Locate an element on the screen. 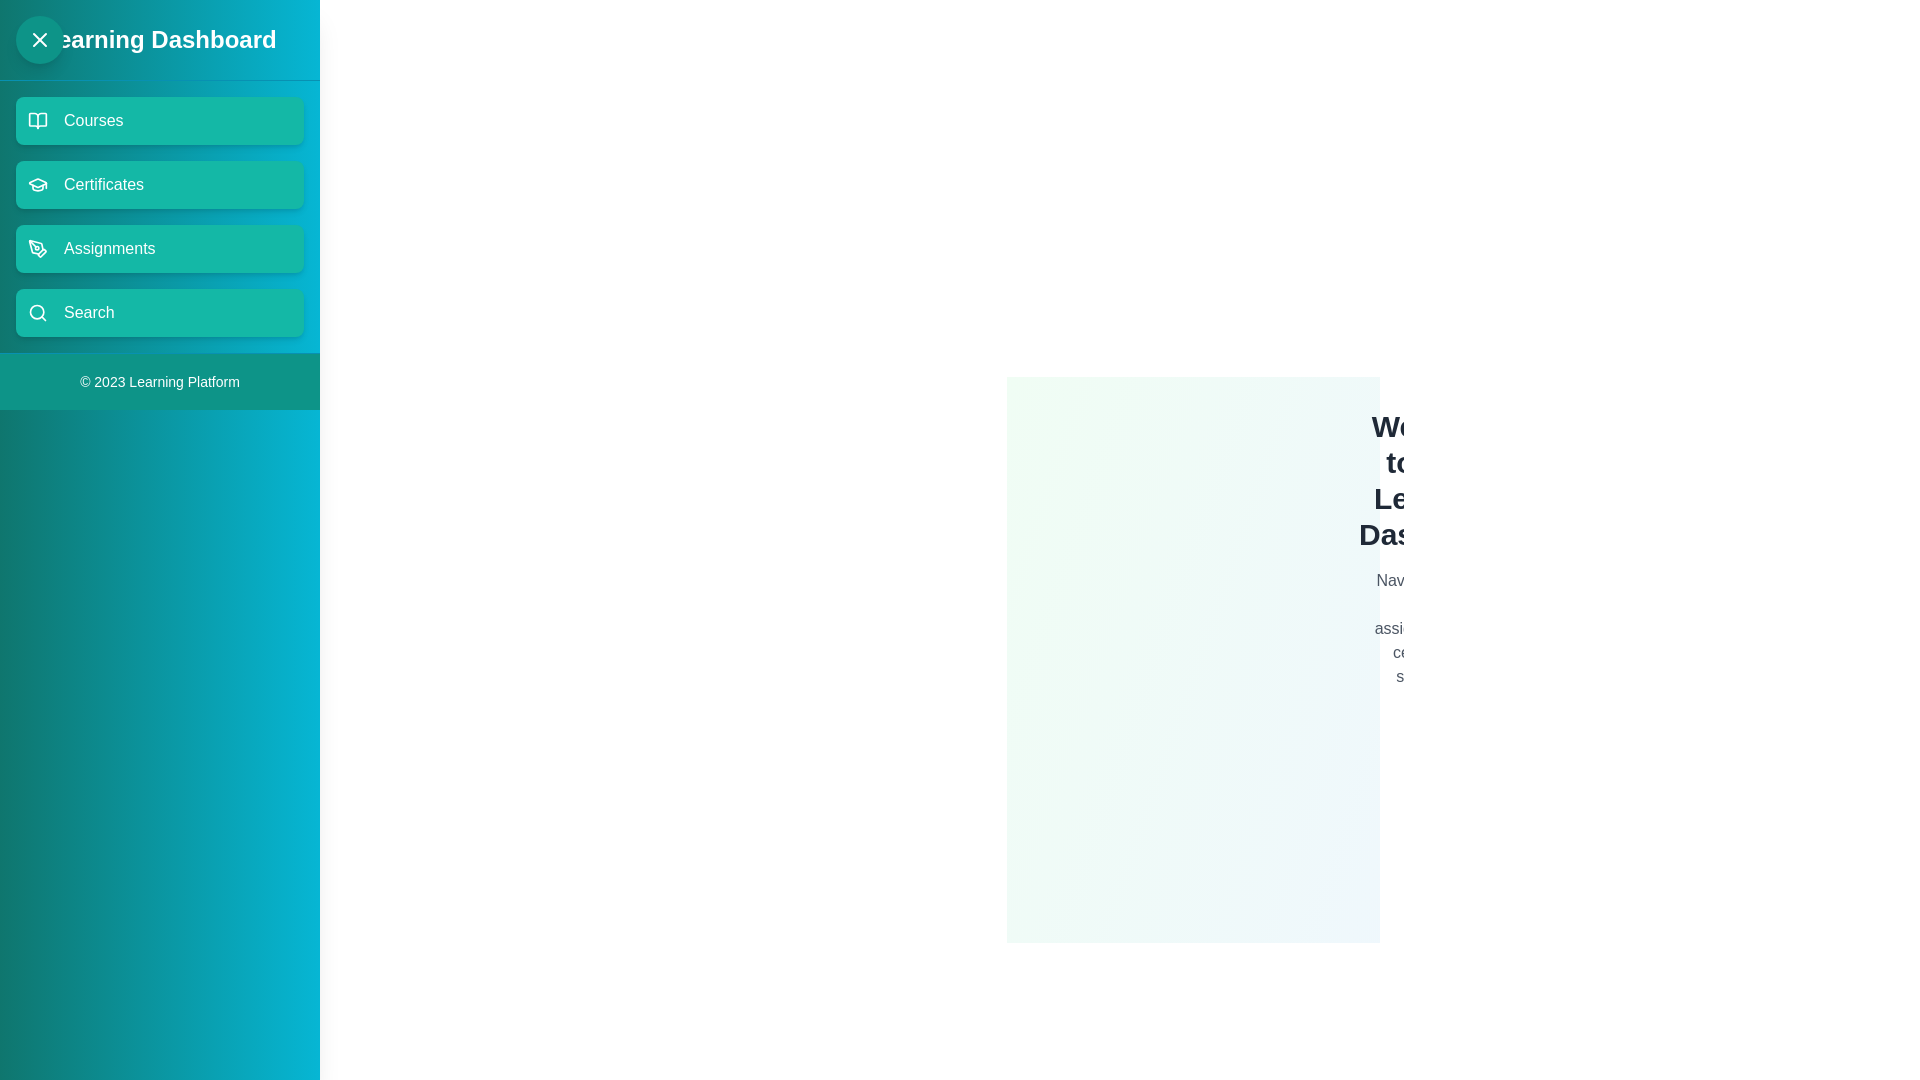 The width and height of the screenshot is (1920, 1080). the educational or professional theme icon located on the left side of the sidebar, aligned with the 'Certificates' button text is located at coordinates (38, 183).